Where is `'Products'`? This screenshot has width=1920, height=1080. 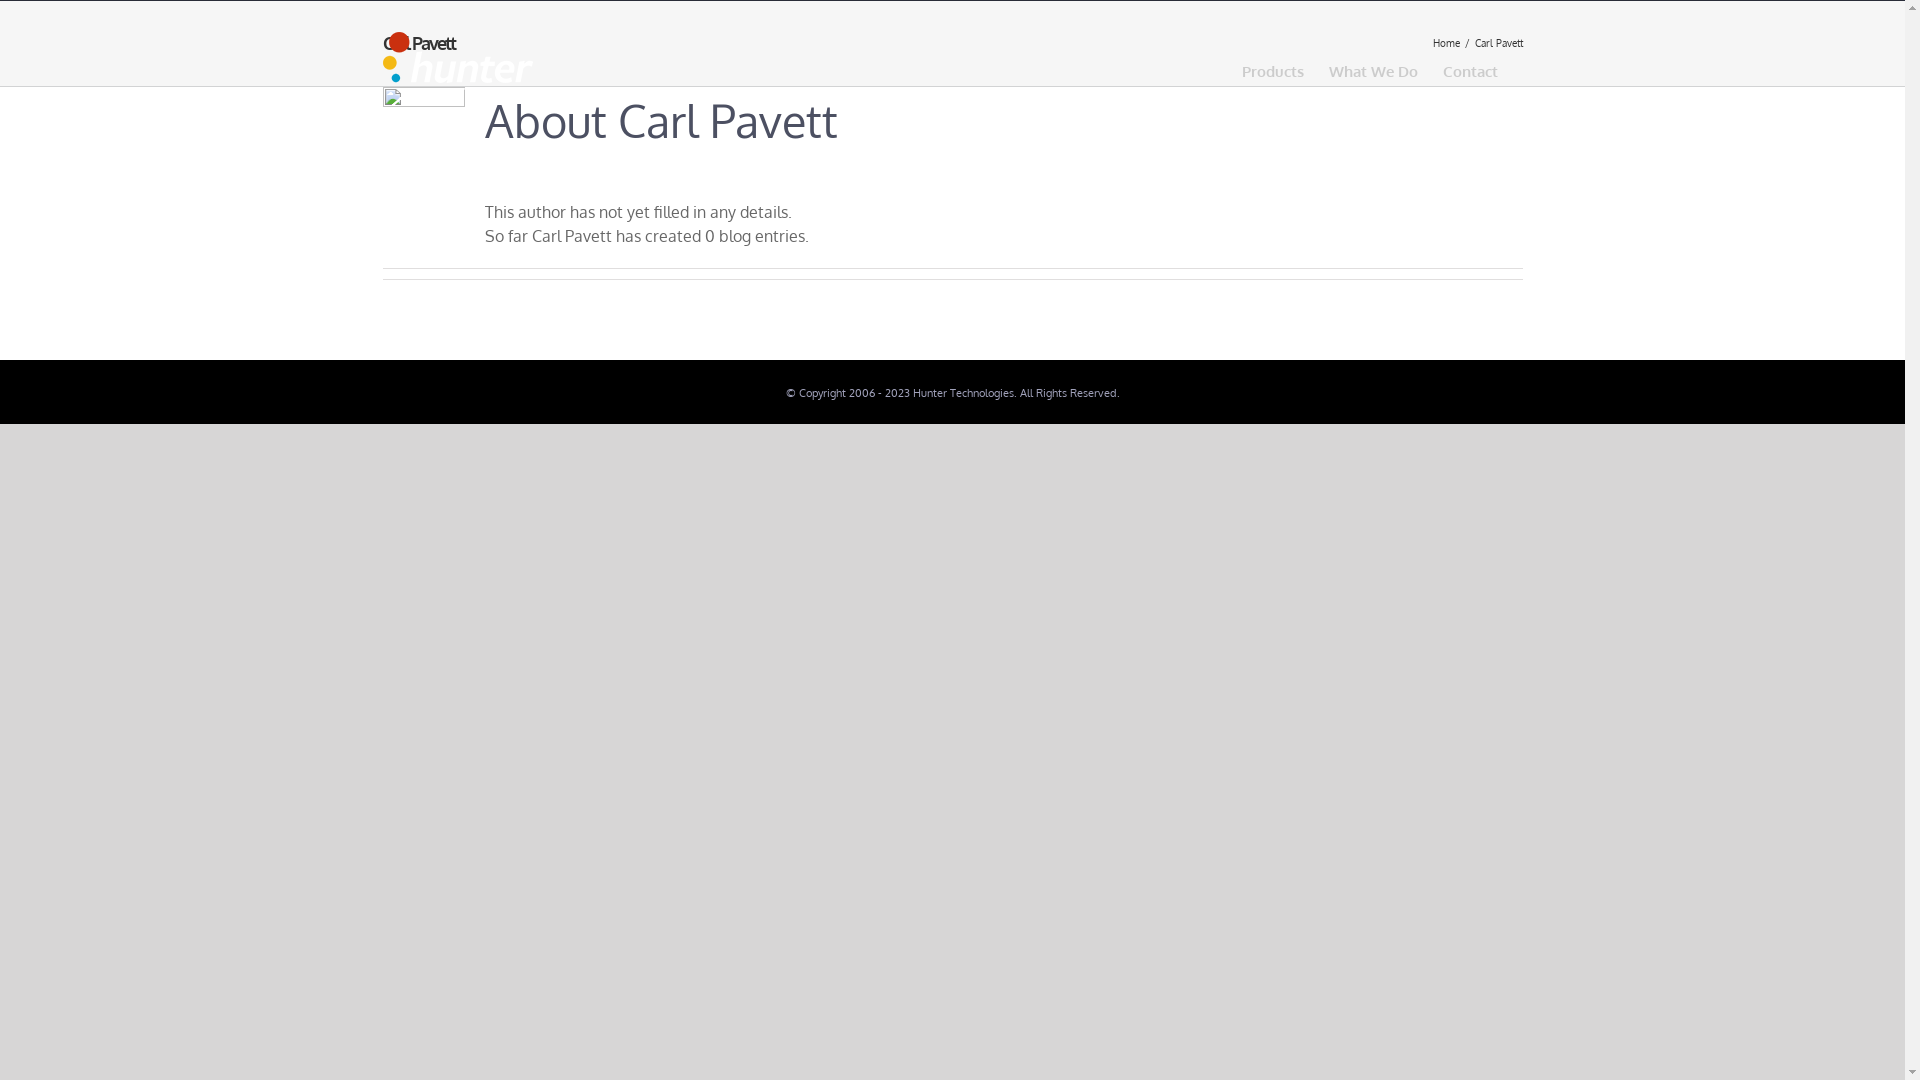
'Products' is located at coordinates (1271, 69).